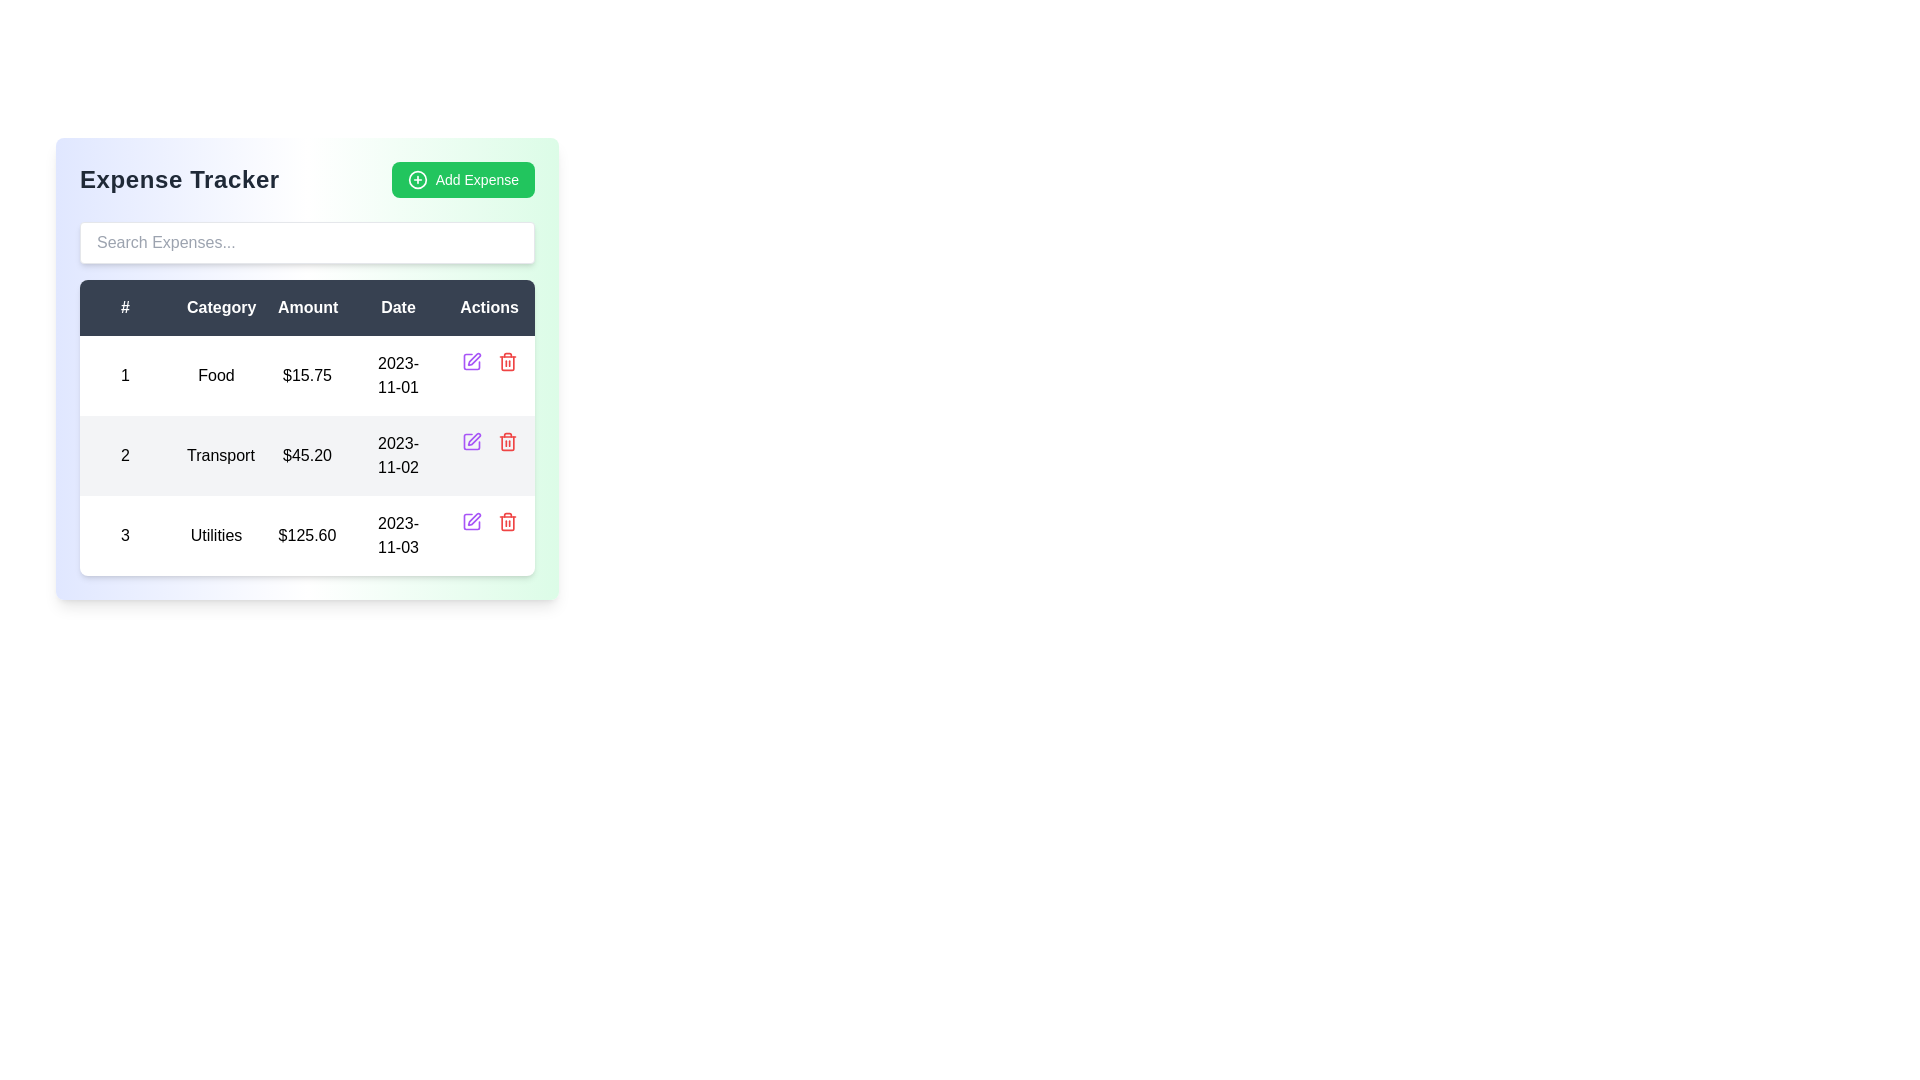 This screenshot has height=1080, width=1920. Describe the element at coordinates (507, 520) in the screenshot. I see `the trash can icon located in the bottom-right corner of the third row in the 'Actions' column of the expense tracker application` at that location.